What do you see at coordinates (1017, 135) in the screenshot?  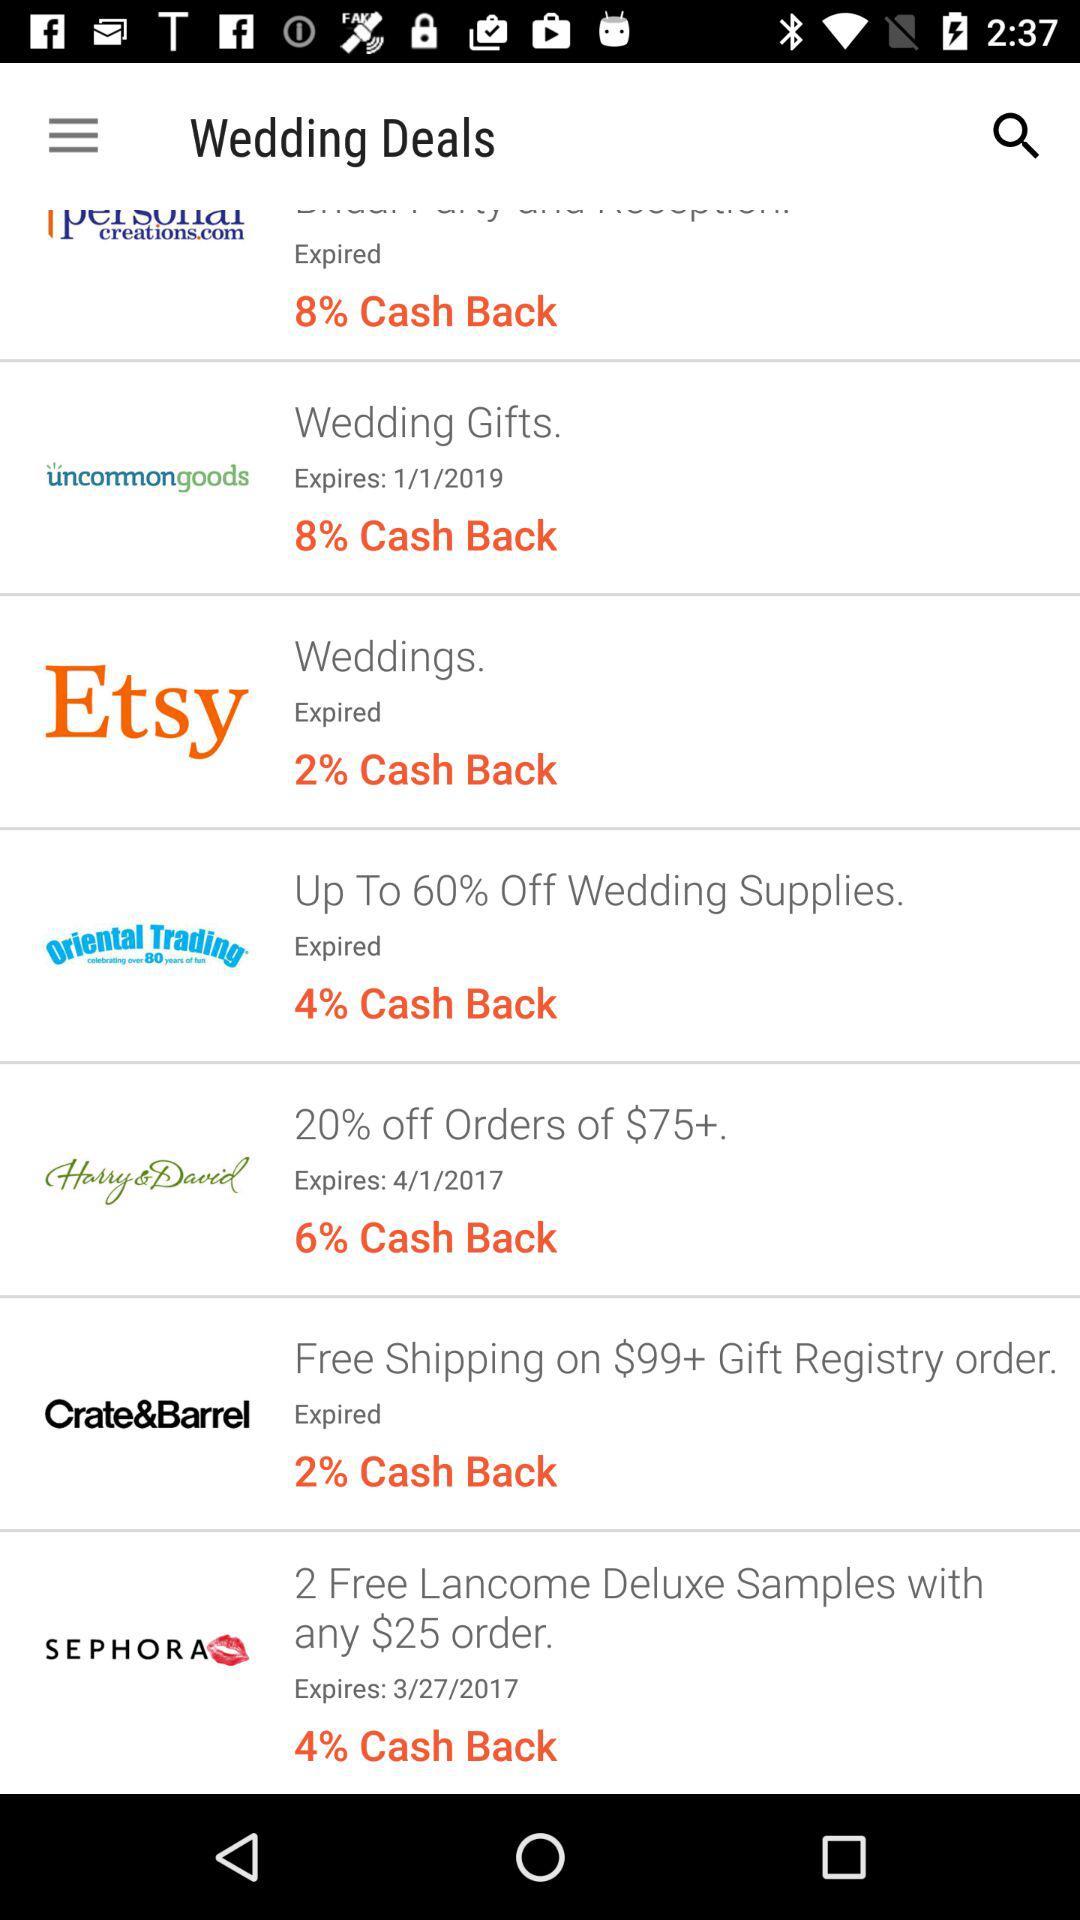 I see `the icon above the custom wedding gifts item` at bounding box center [1017, 135].